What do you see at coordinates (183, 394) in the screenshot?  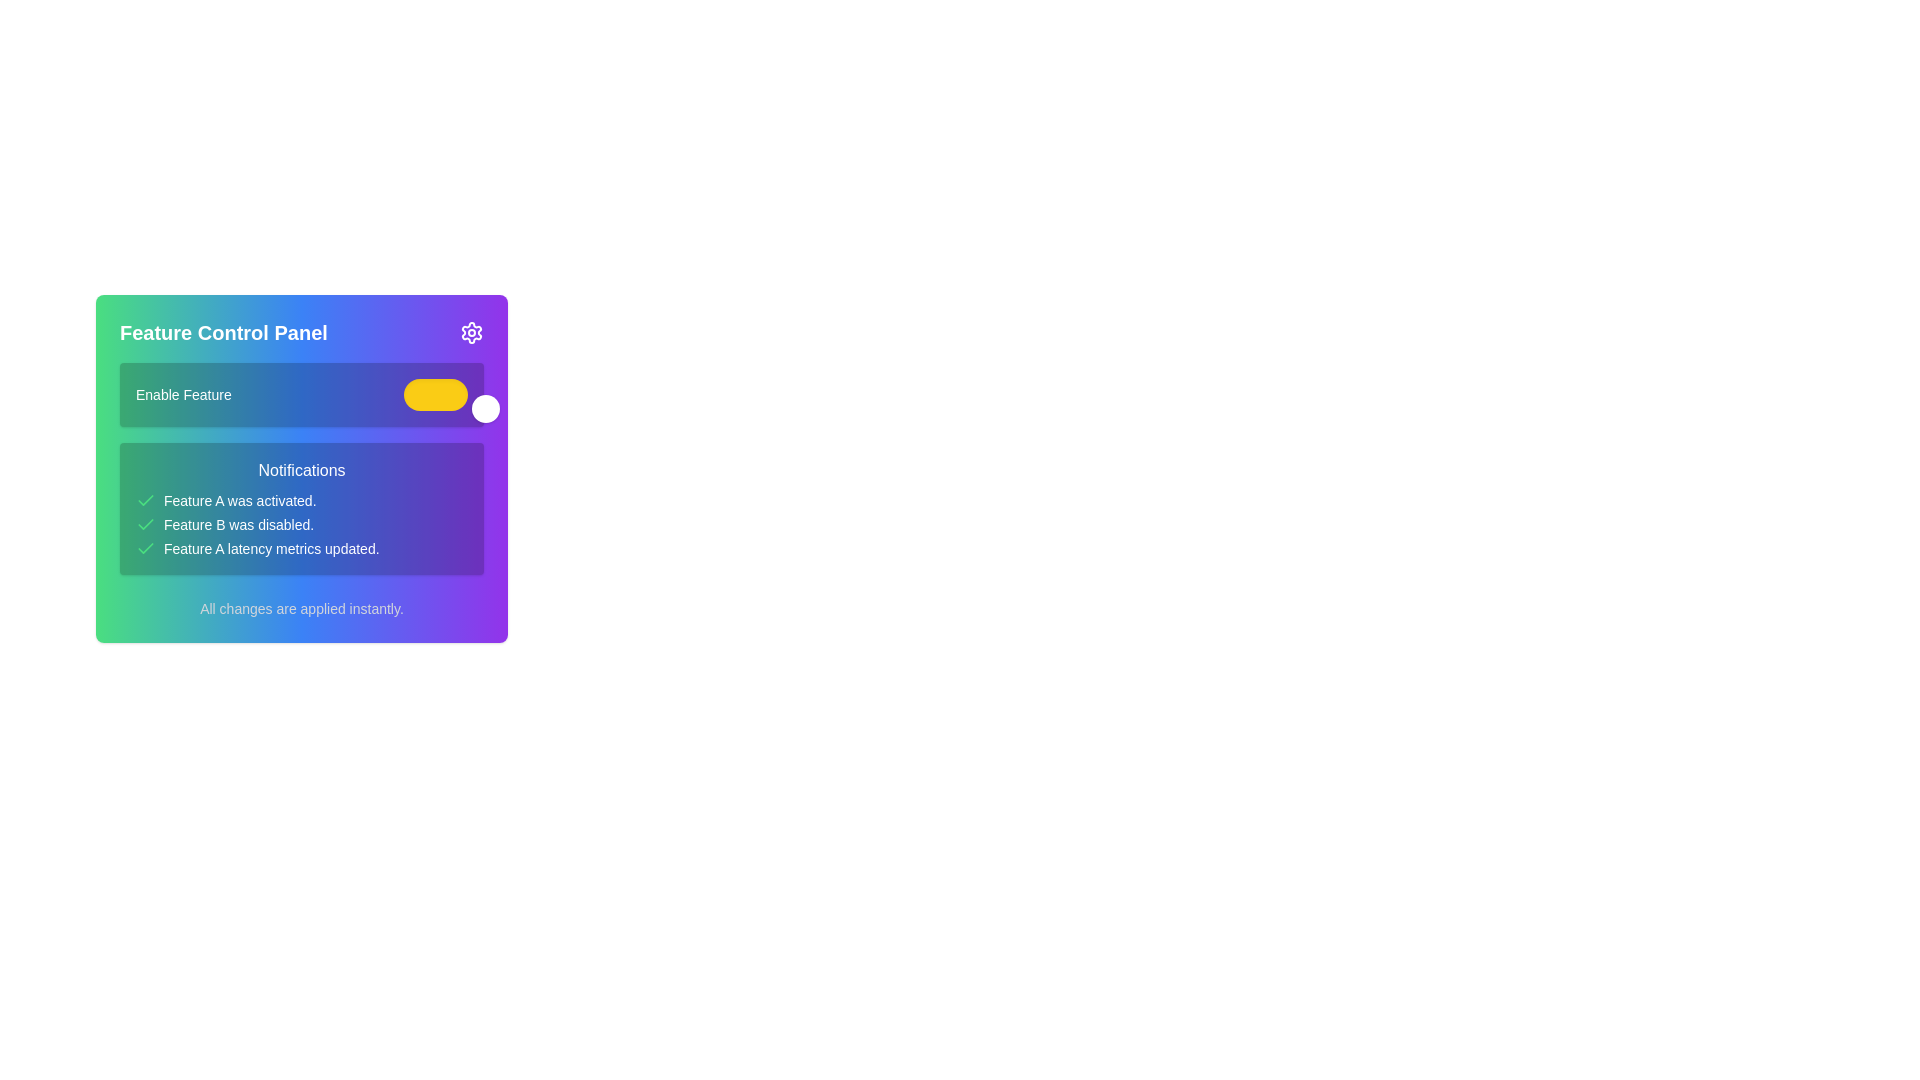 I see `the text label reading 'Enable Feature', which is styled with a small font size and positioned to the left of a toggle switch on a gradient background` at bounding box center [183, 394].